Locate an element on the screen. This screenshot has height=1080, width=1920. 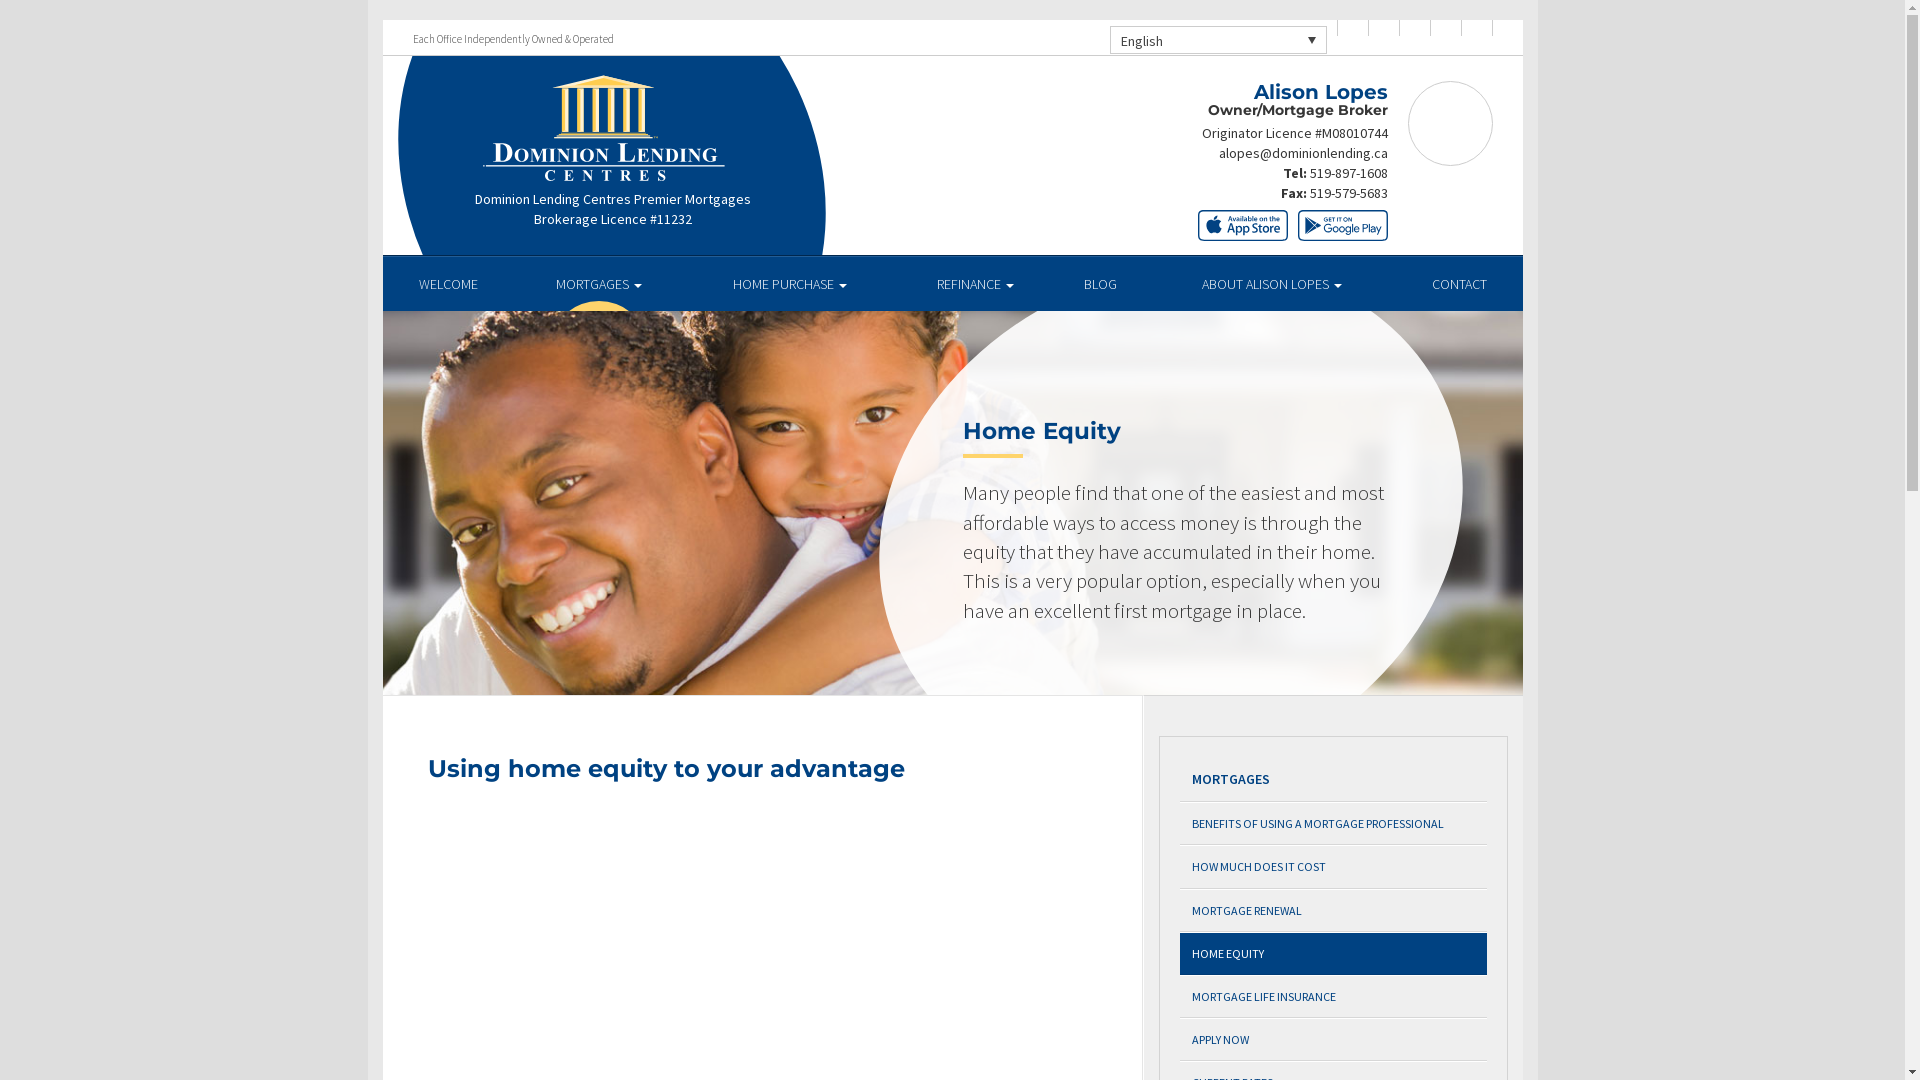
'MORTGAGES' is located at coordinates (1333, 778).